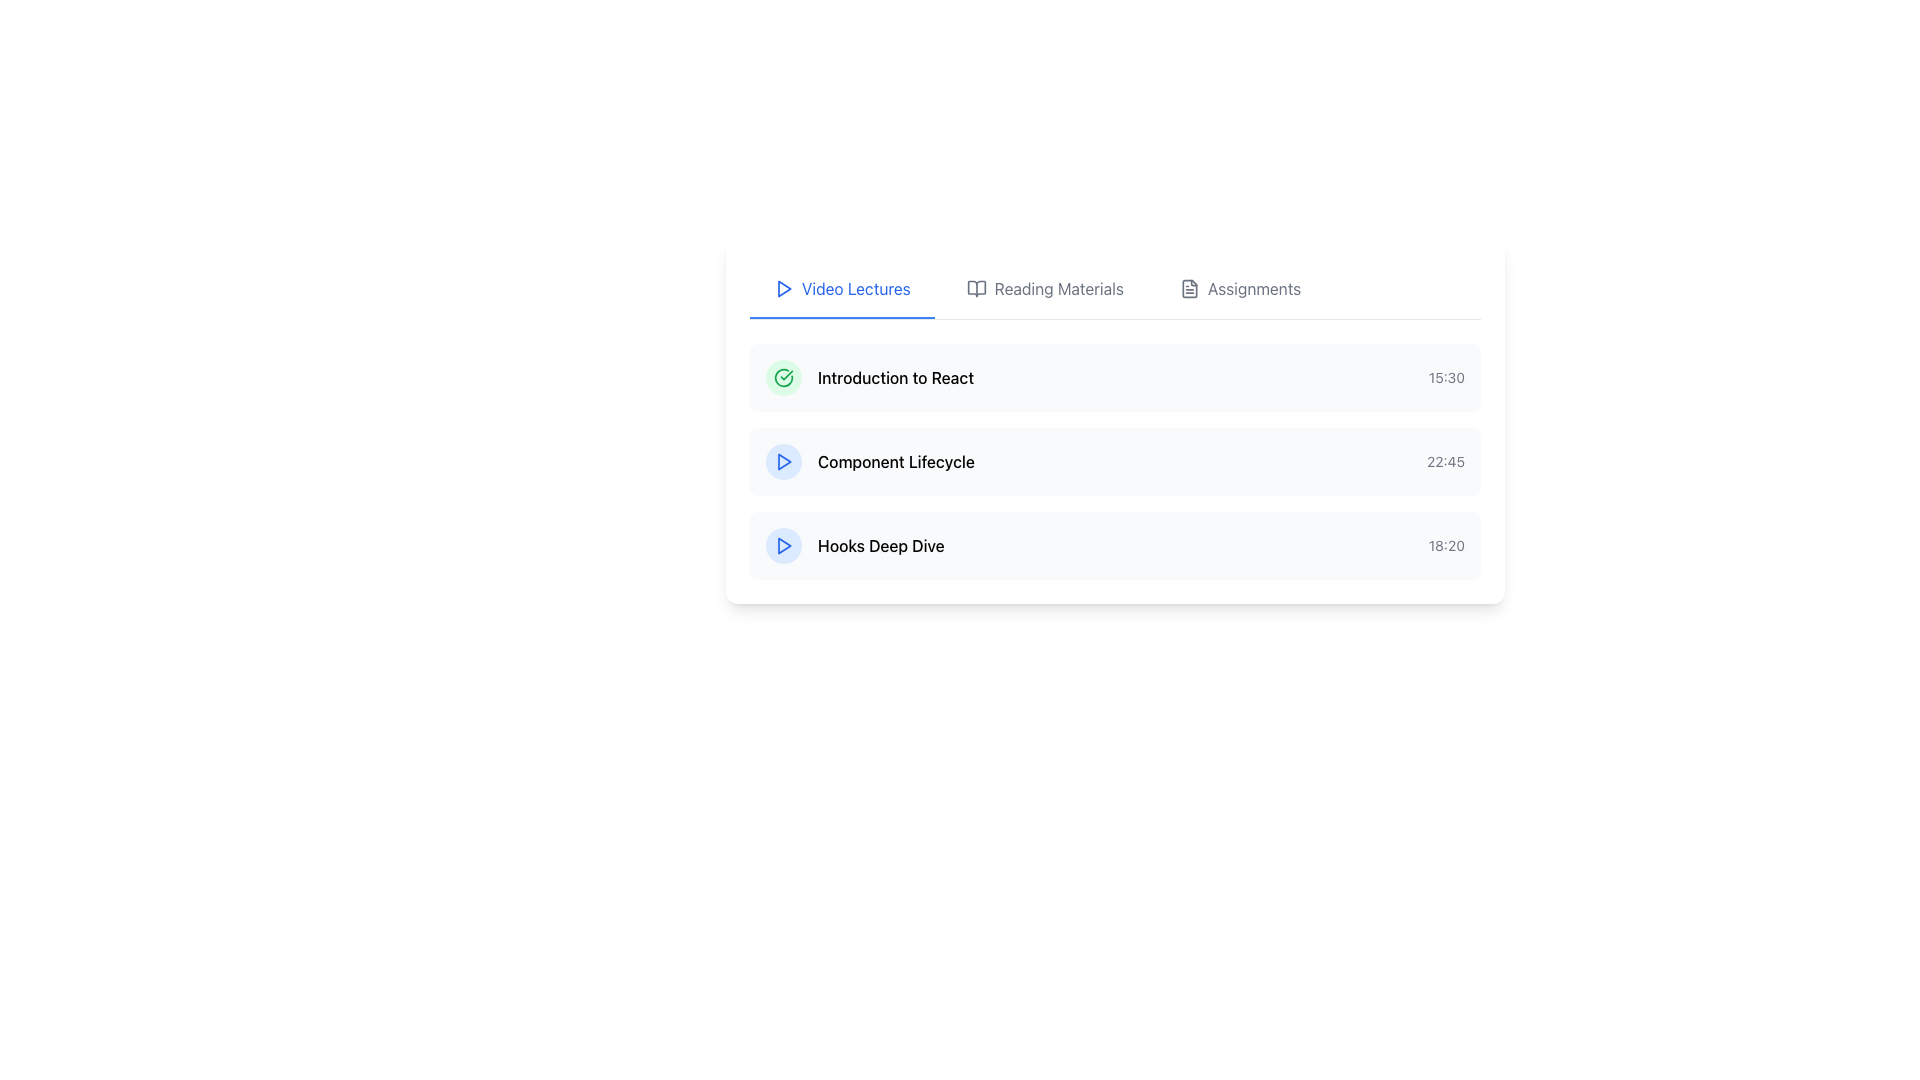 This screenshot has height=1080, width=1920. I want to click on the green circular icon with a checkmark symbol, located to the left of the text 'Introduction to React', so click(782, 378).